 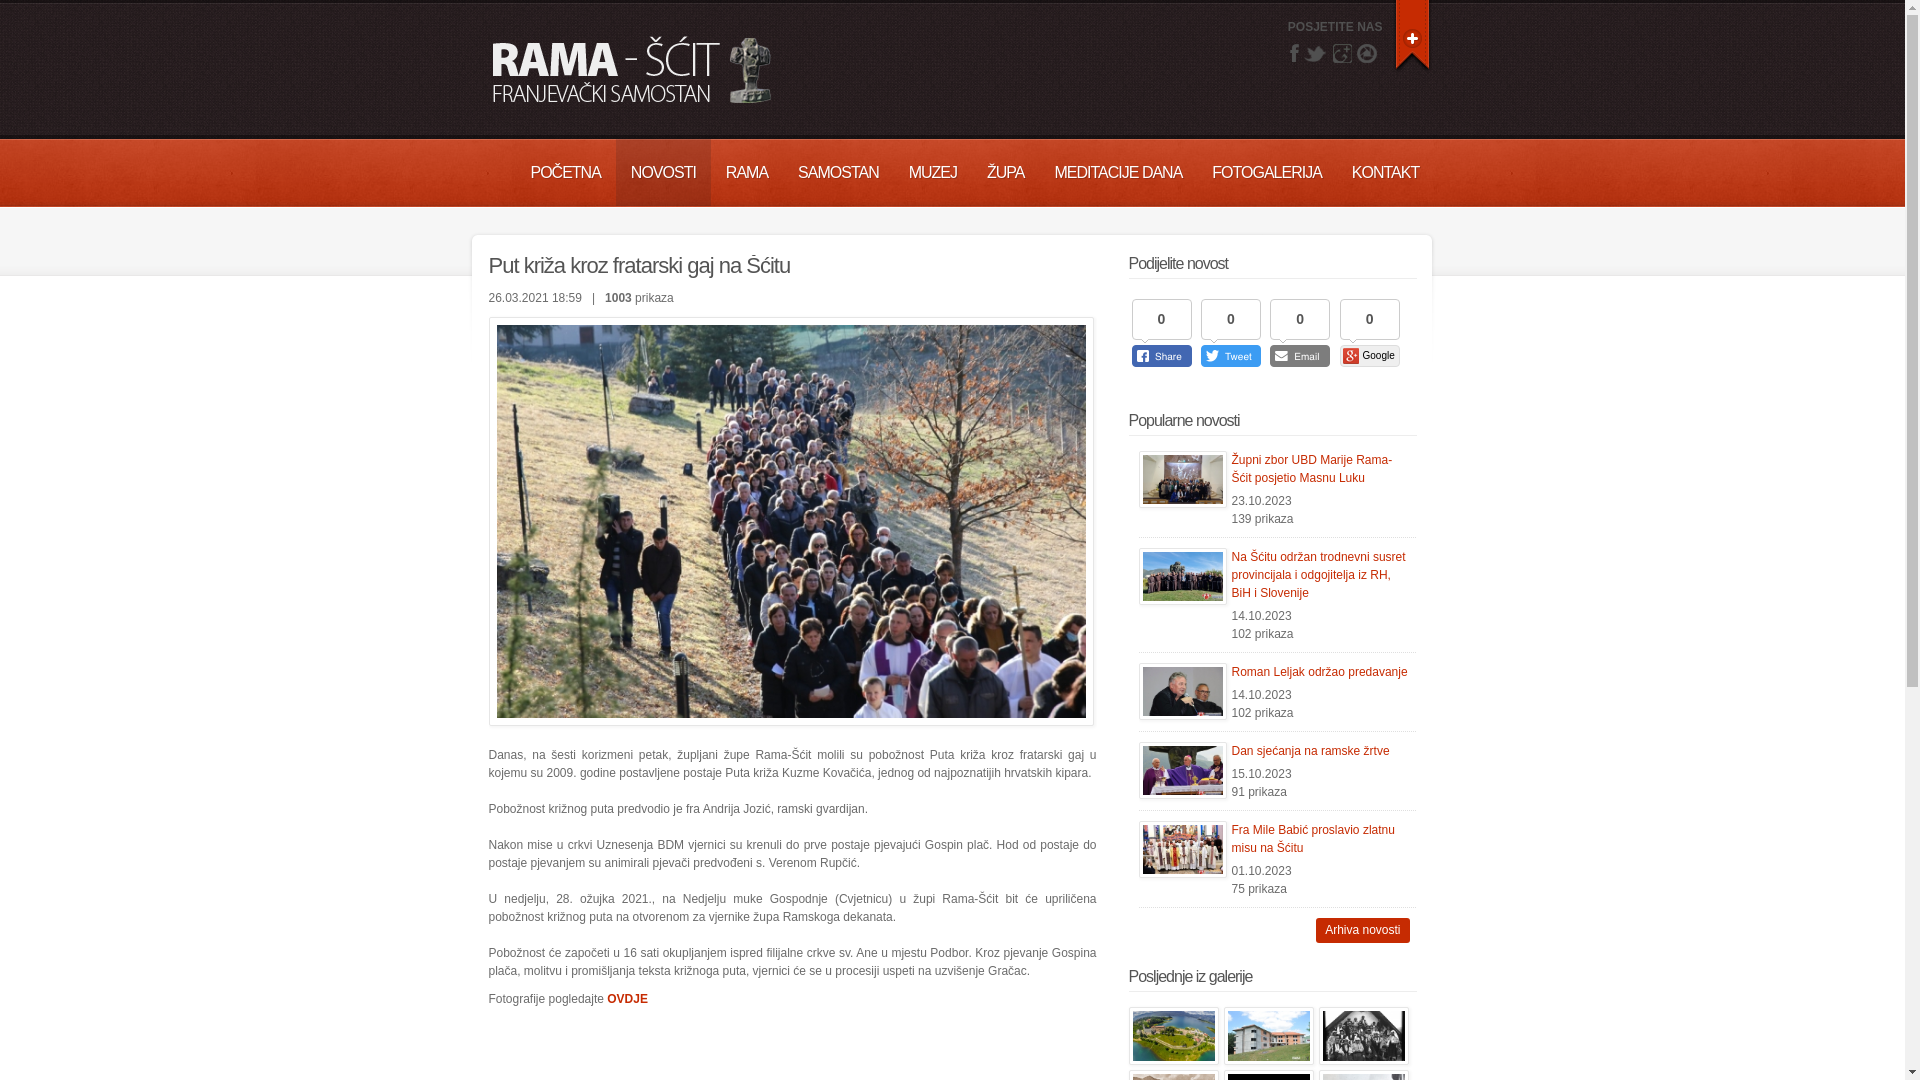 I want to click on '+', so click(x=1411, y=34).